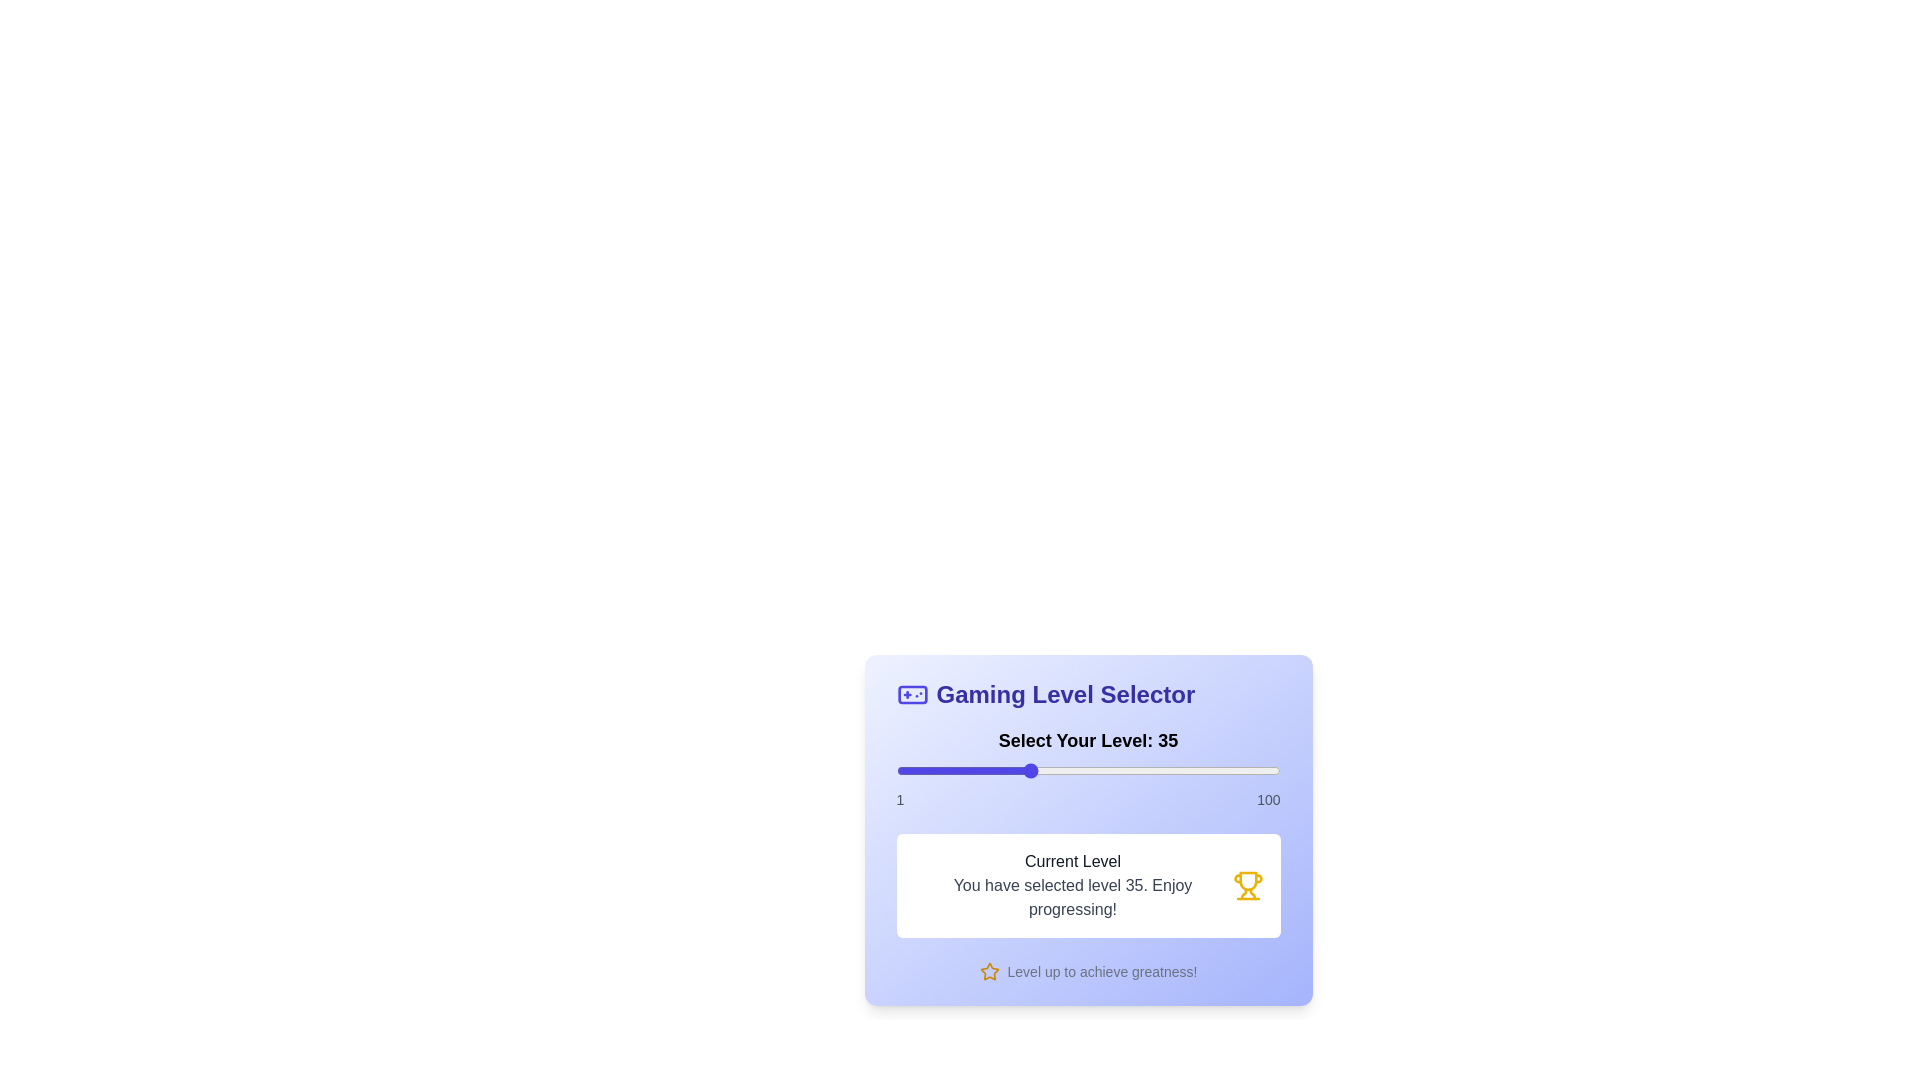 Image resolution: width=1920 pixels, height=1080 pixels. I want to click on the encouraging message text with an icon located at the bottom of the 'Gaming Level Selector' card, centered horizontally beneath the 'Current Level' section, so click(1087, 971).